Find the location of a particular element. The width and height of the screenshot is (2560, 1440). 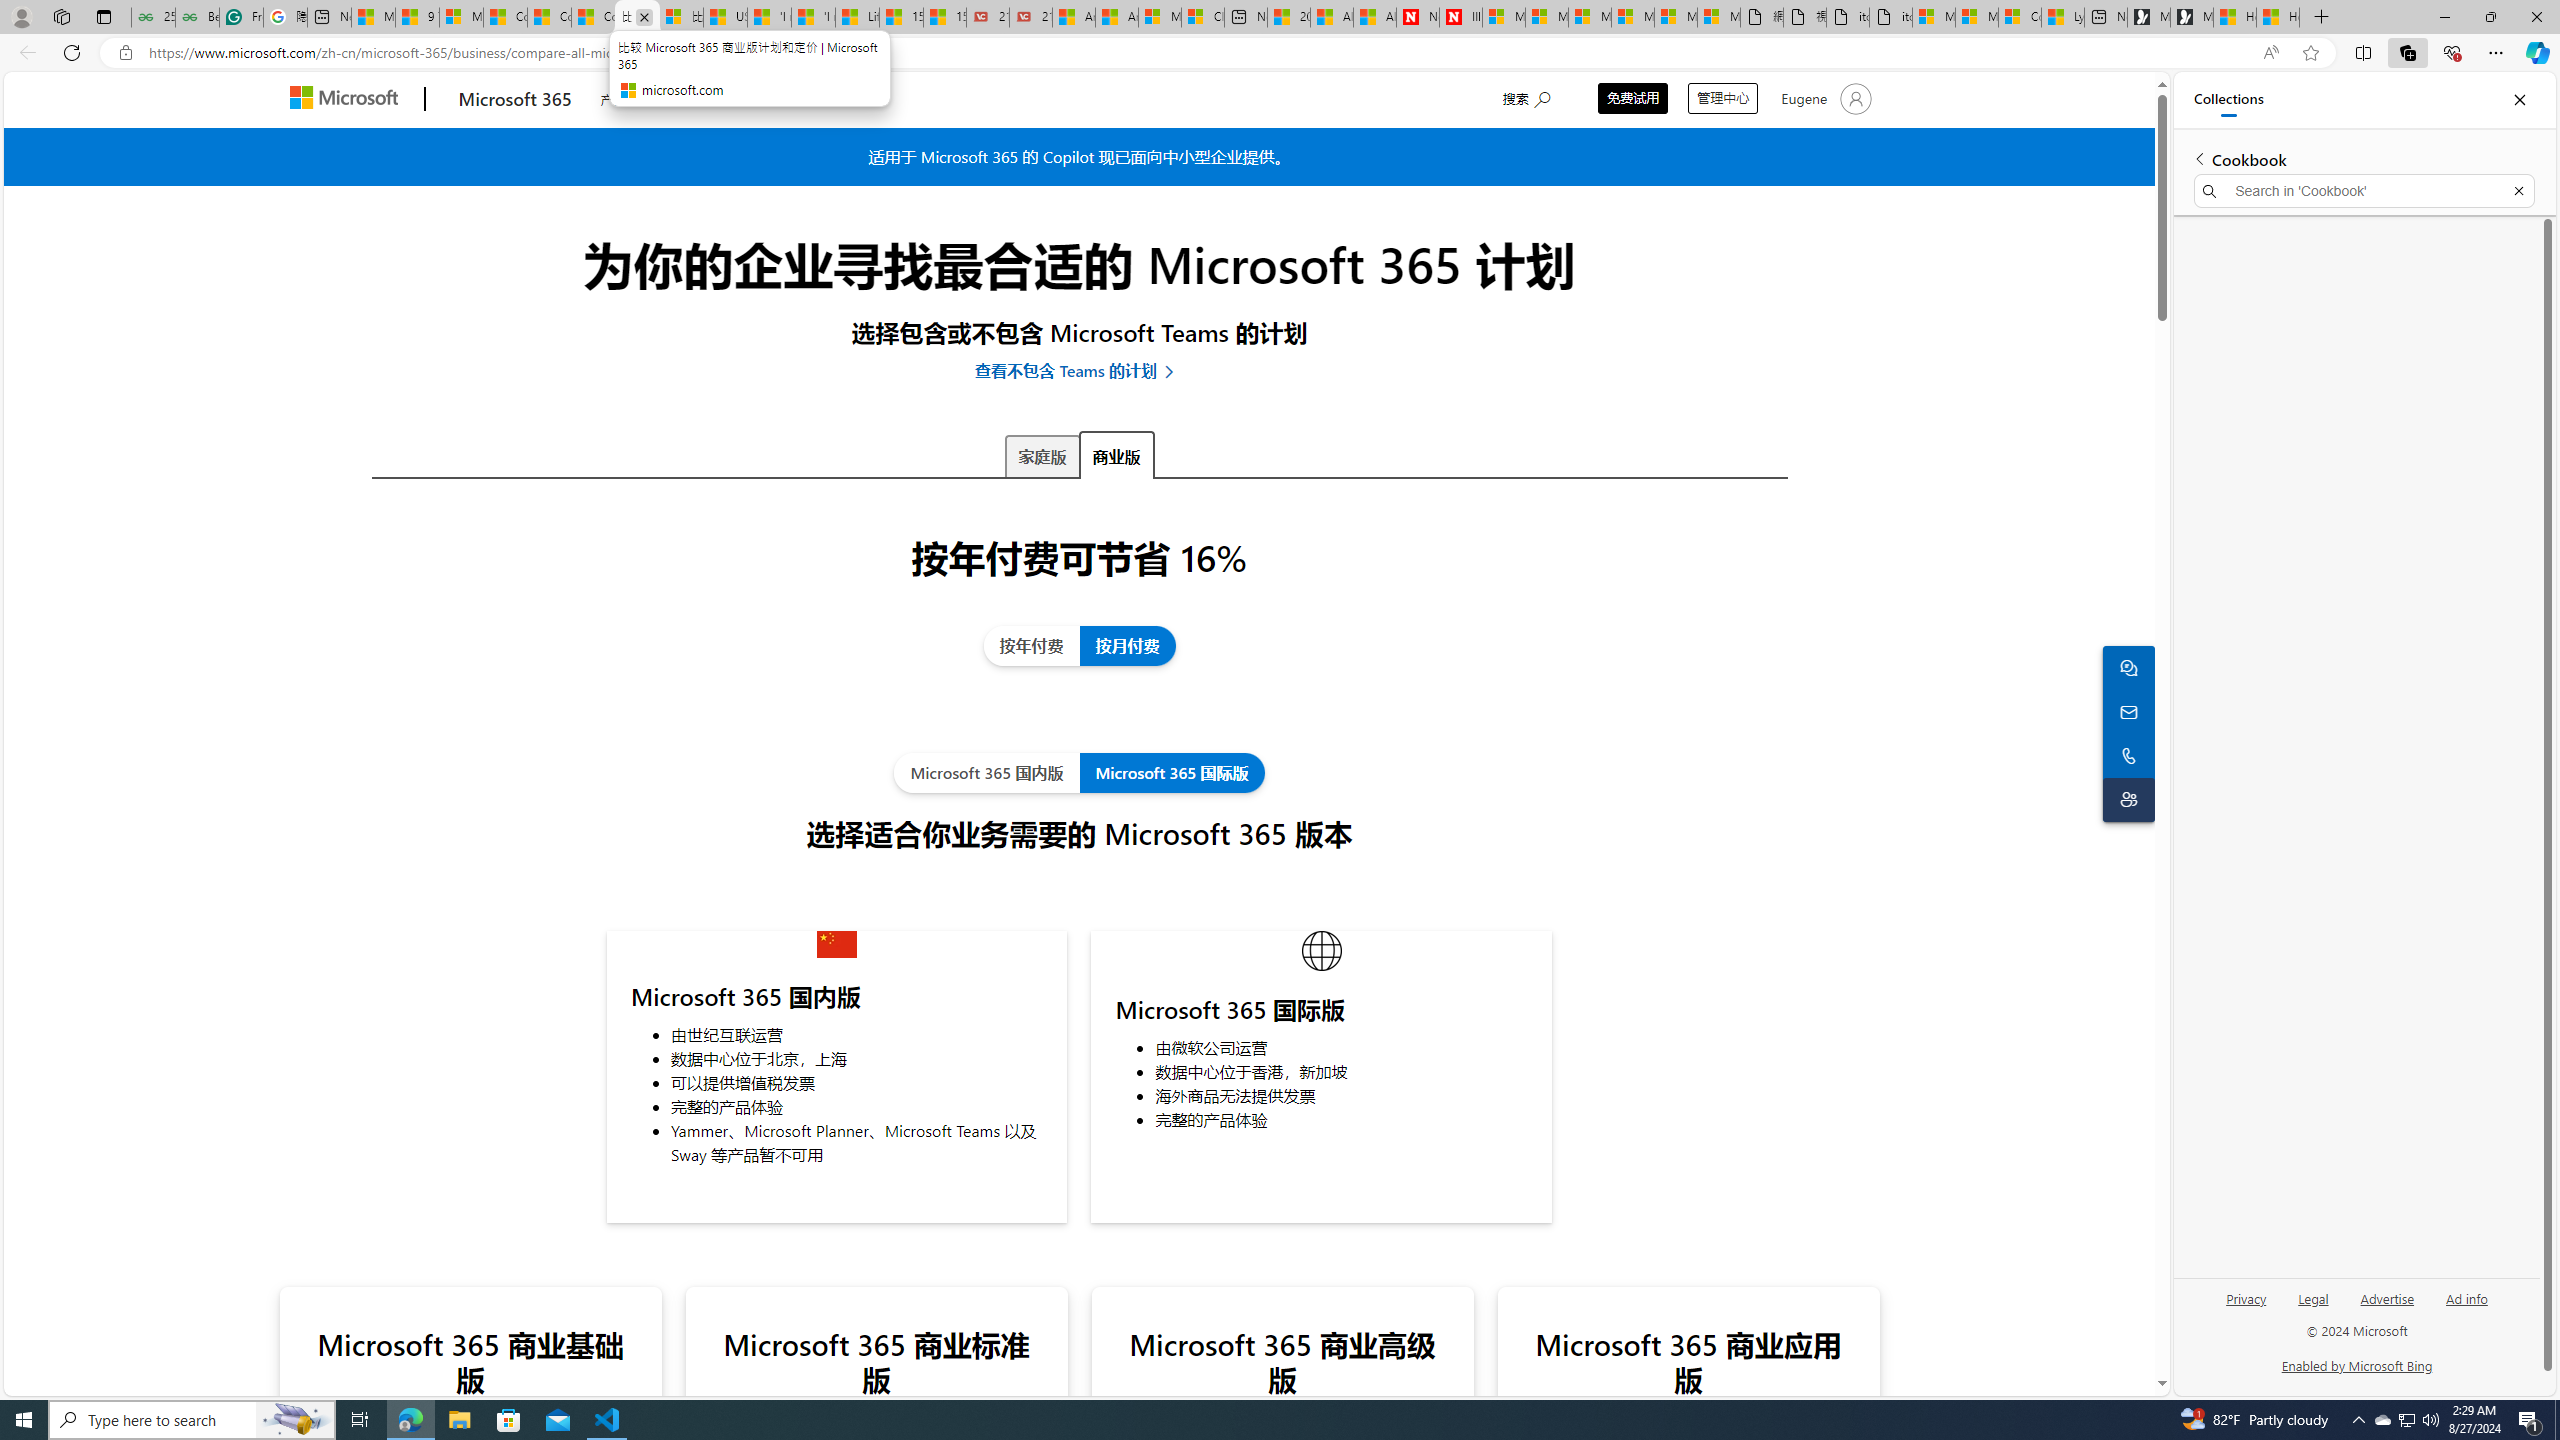

'Illness news & latest pictures from Newsweek.com' is located at coordinates (1459, 16).